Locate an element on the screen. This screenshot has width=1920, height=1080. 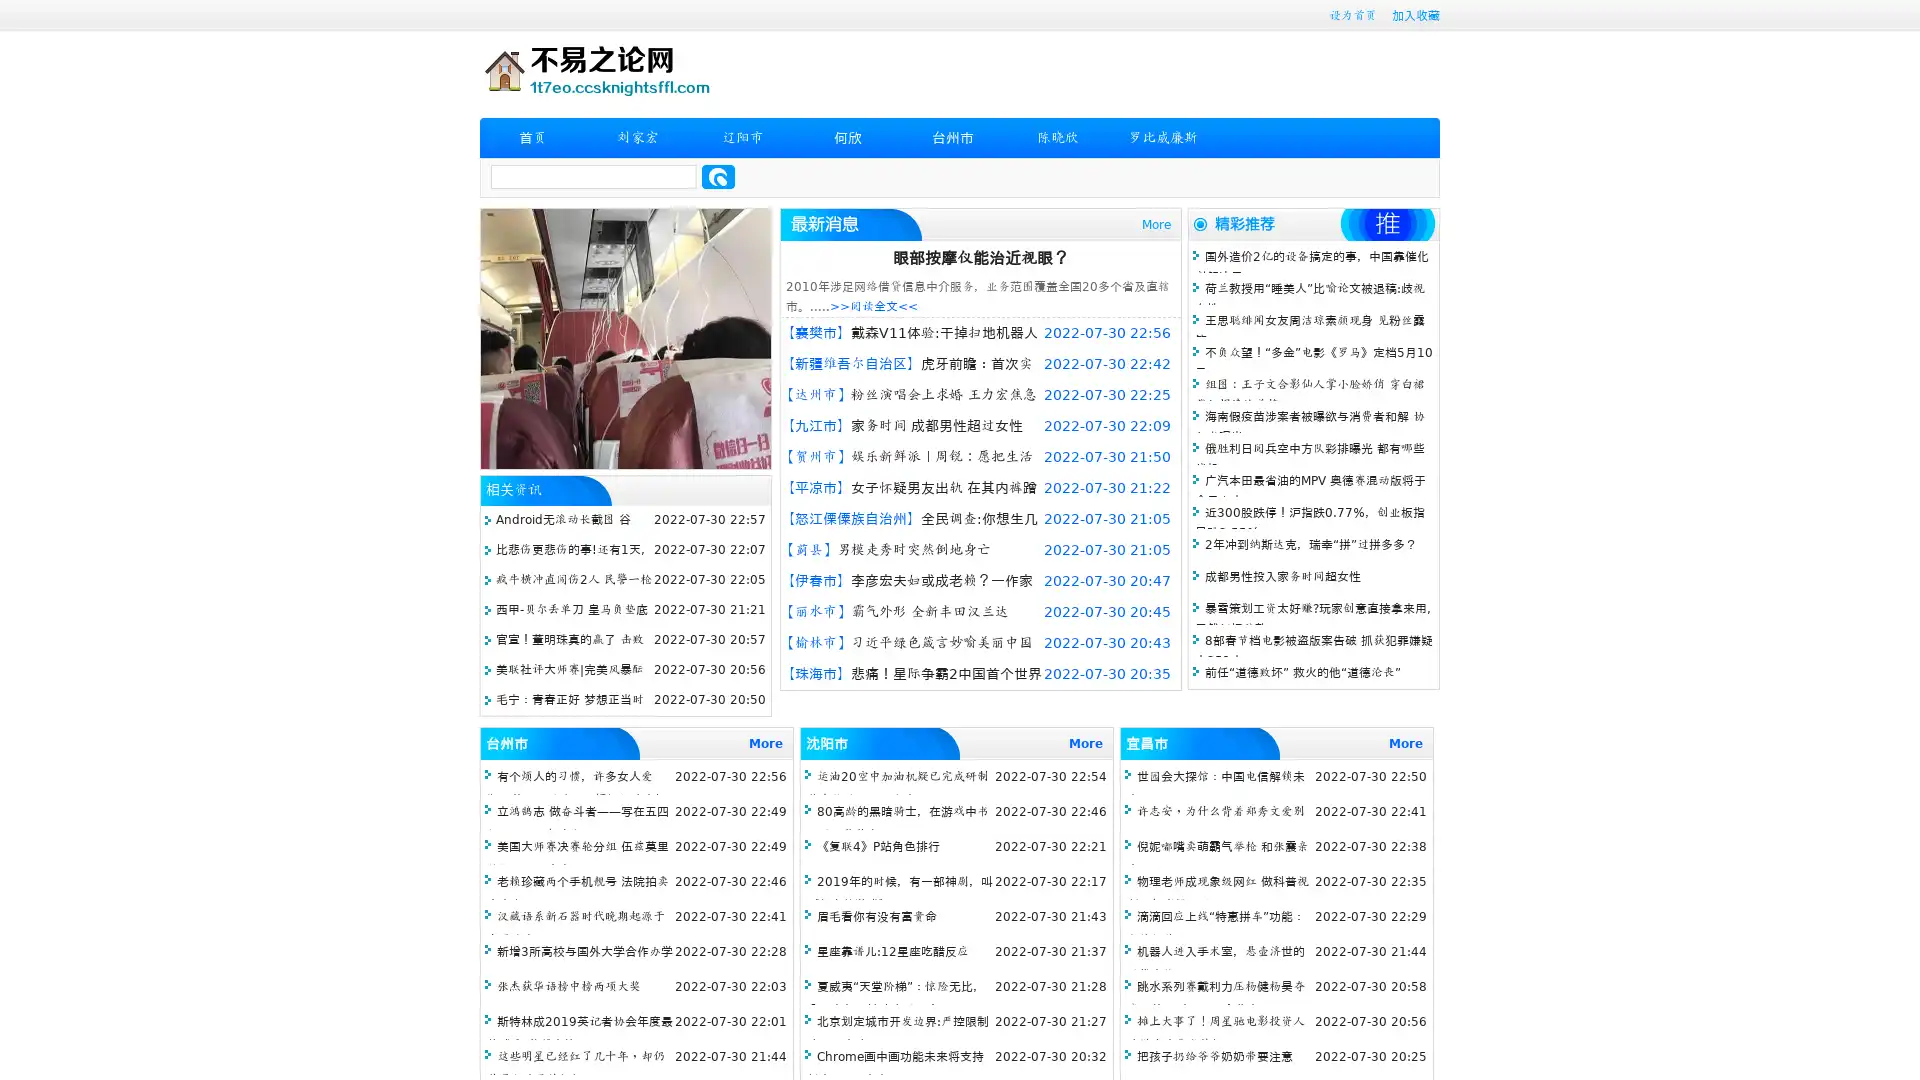
Search is located at coordinates (718, 176).